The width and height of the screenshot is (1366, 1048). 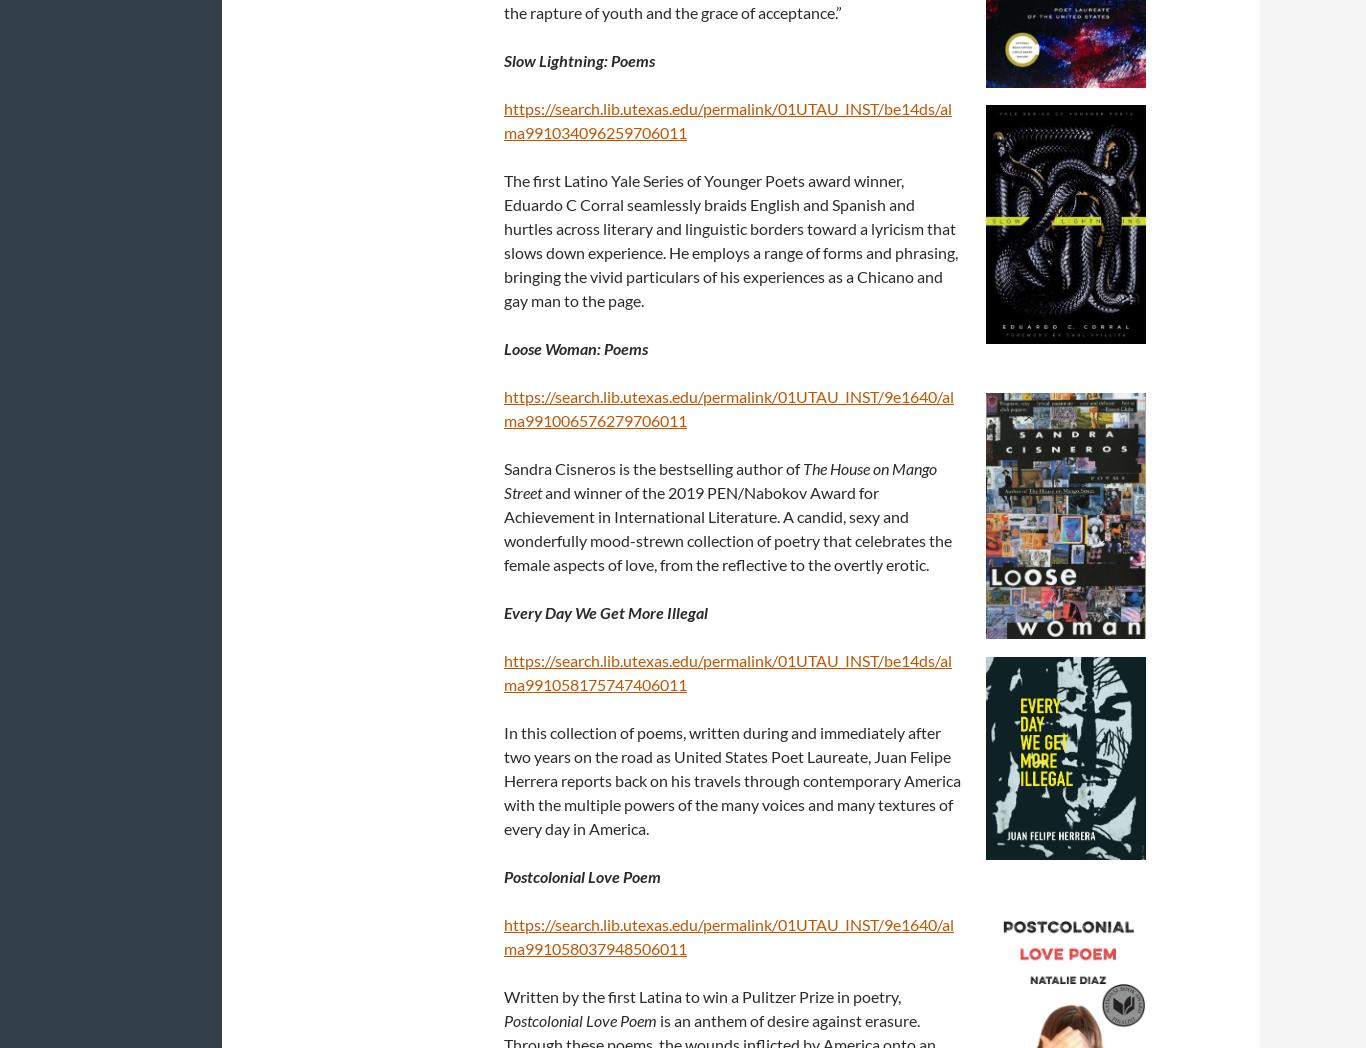 I want to click on 'Every Day We Get More Illegal', so click(x=604, y=611).